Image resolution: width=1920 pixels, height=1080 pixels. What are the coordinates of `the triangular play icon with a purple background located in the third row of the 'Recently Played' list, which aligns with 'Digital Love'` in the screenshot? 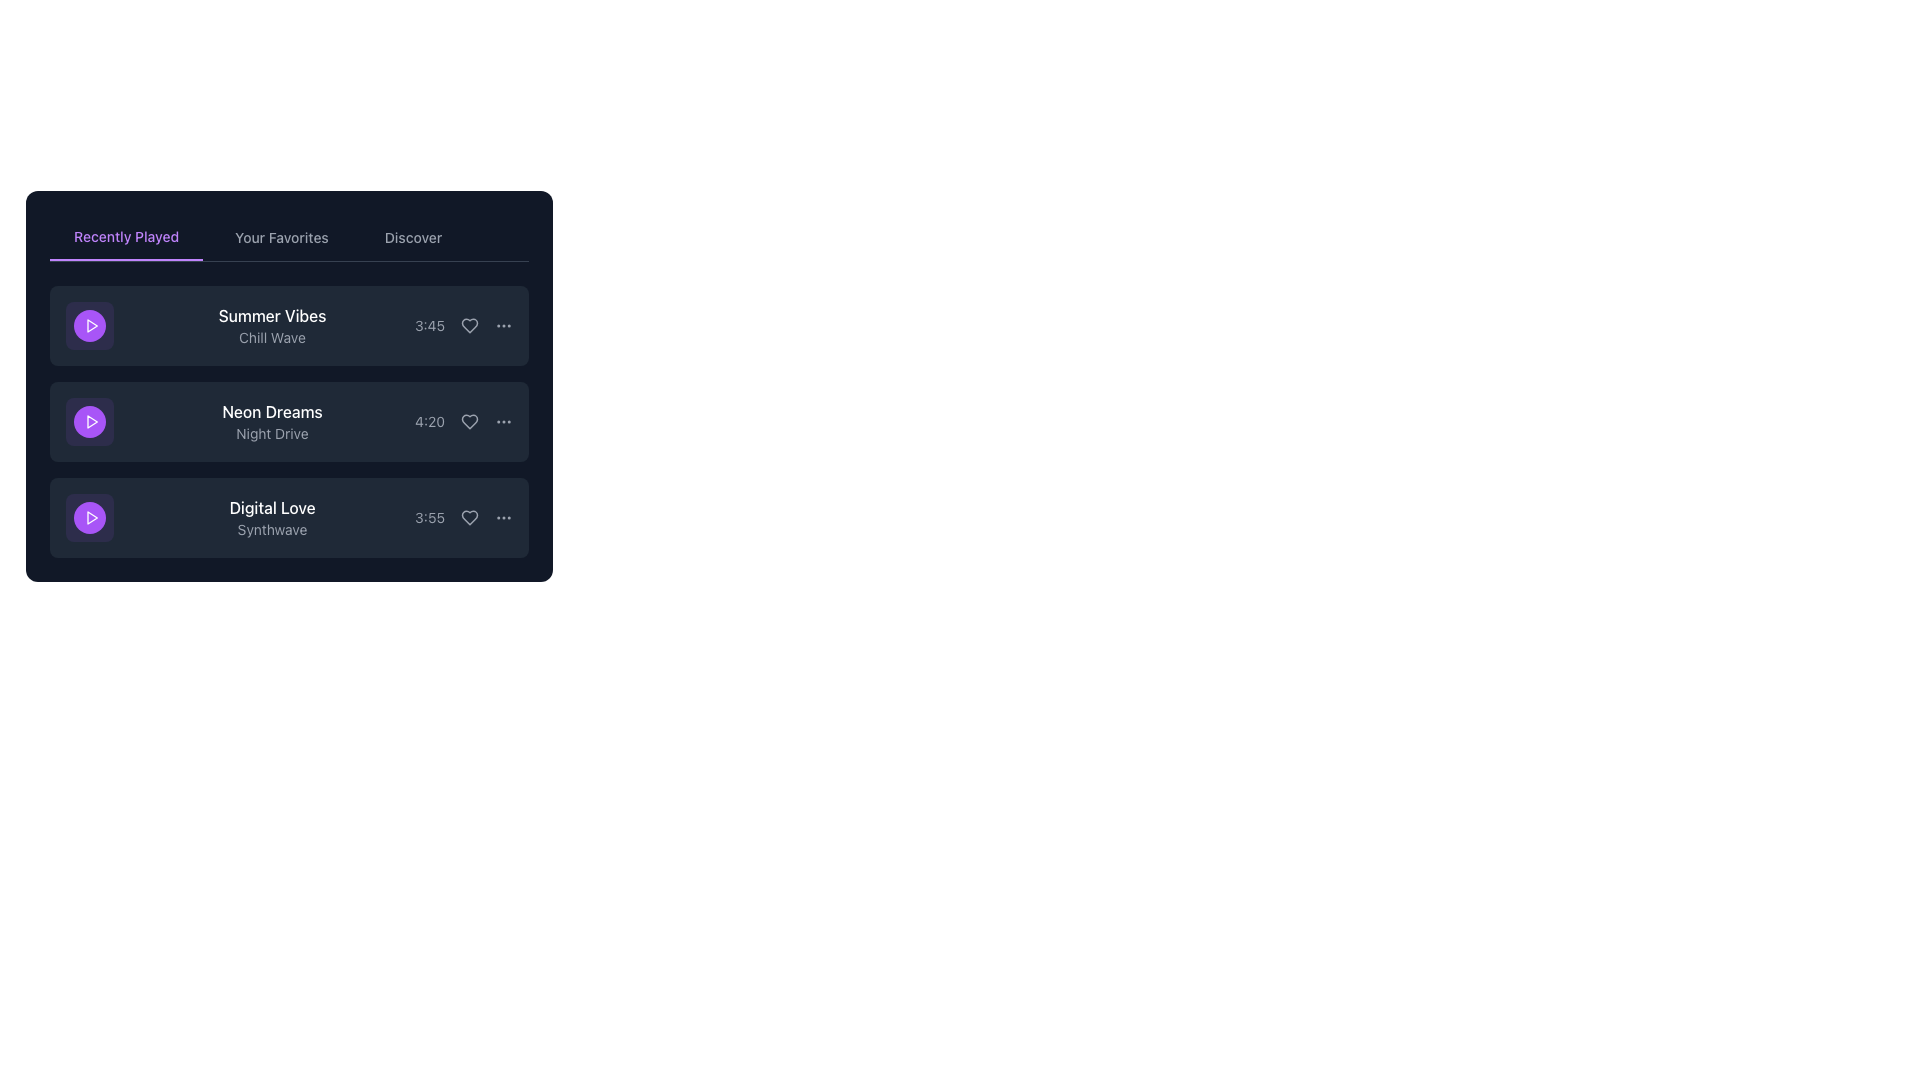 It's located at (91, 516).